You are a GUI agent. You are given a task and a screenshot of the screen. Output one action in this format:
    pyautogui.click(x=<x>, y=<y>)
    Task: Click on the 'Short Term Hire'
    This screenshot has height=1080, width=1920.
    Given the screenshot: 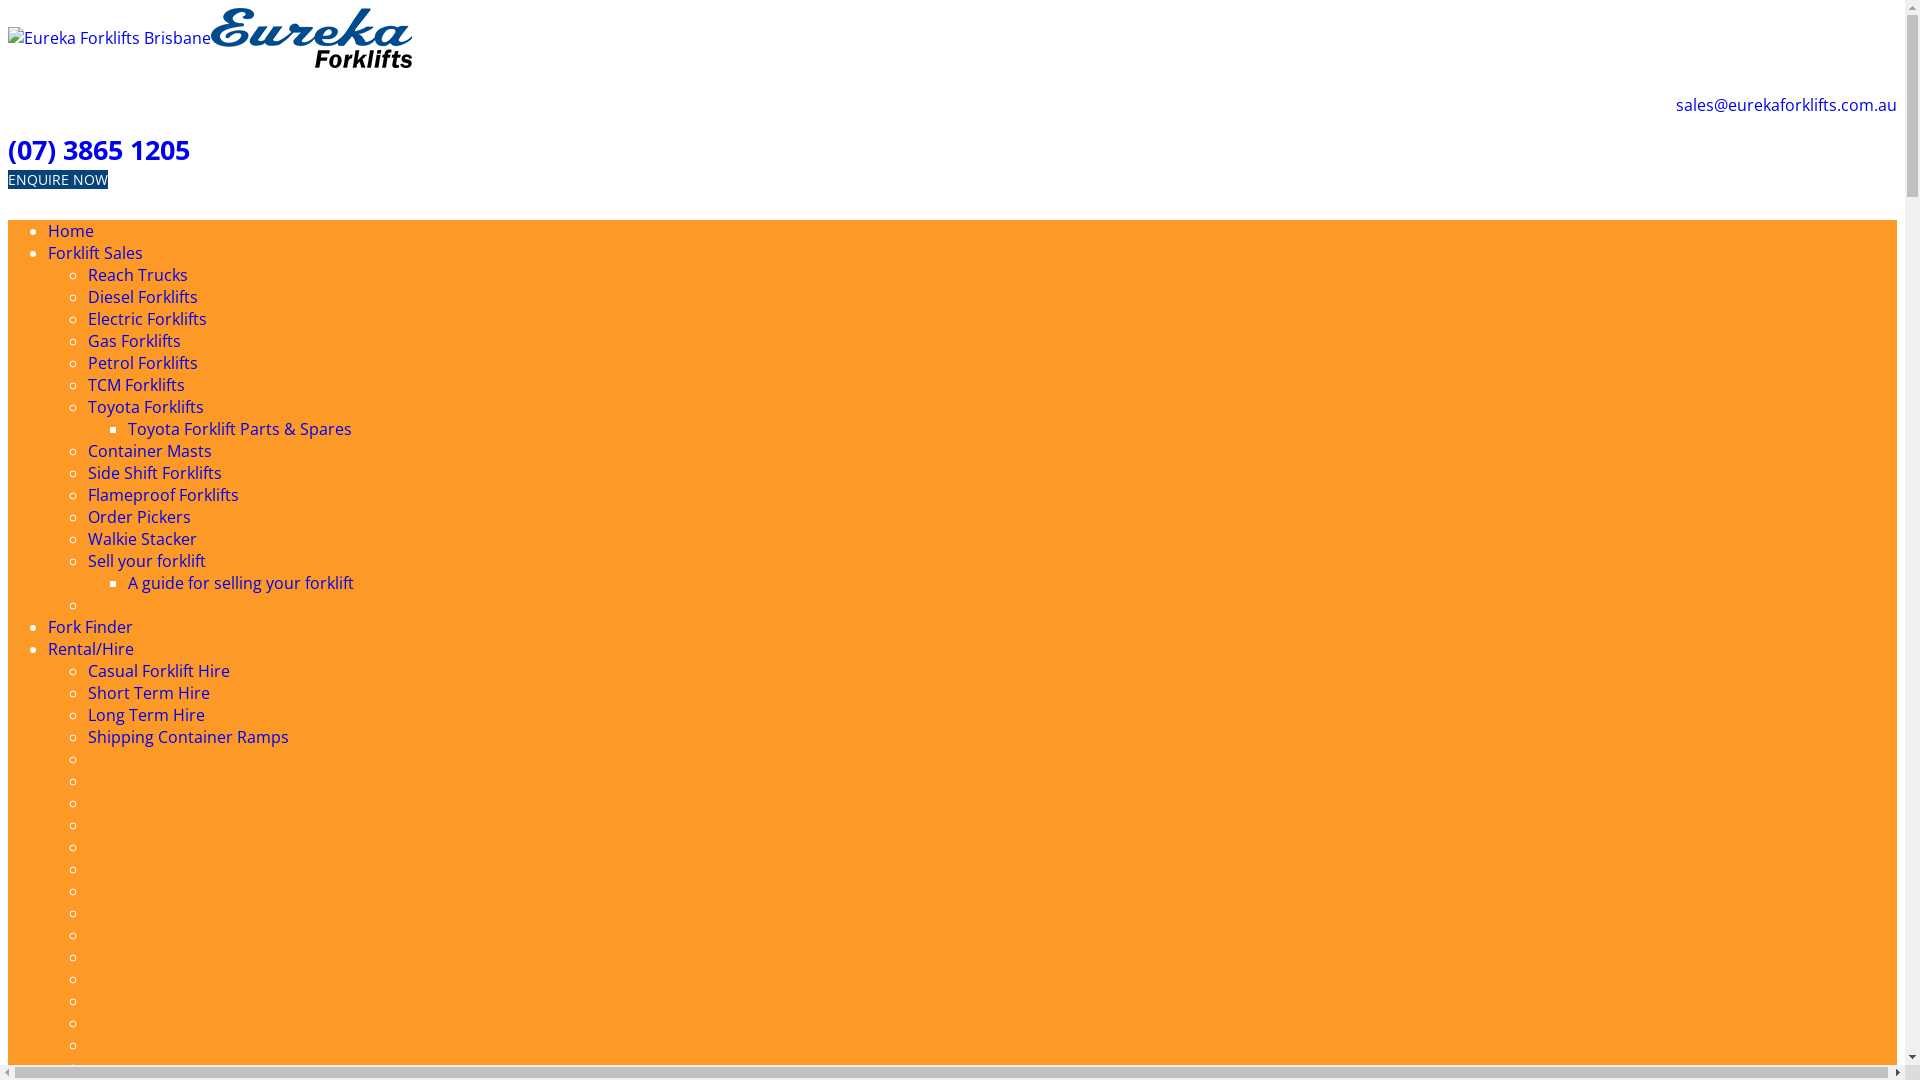 What is the action you would take?
    pyautogui.click(x=147, y=692)
    